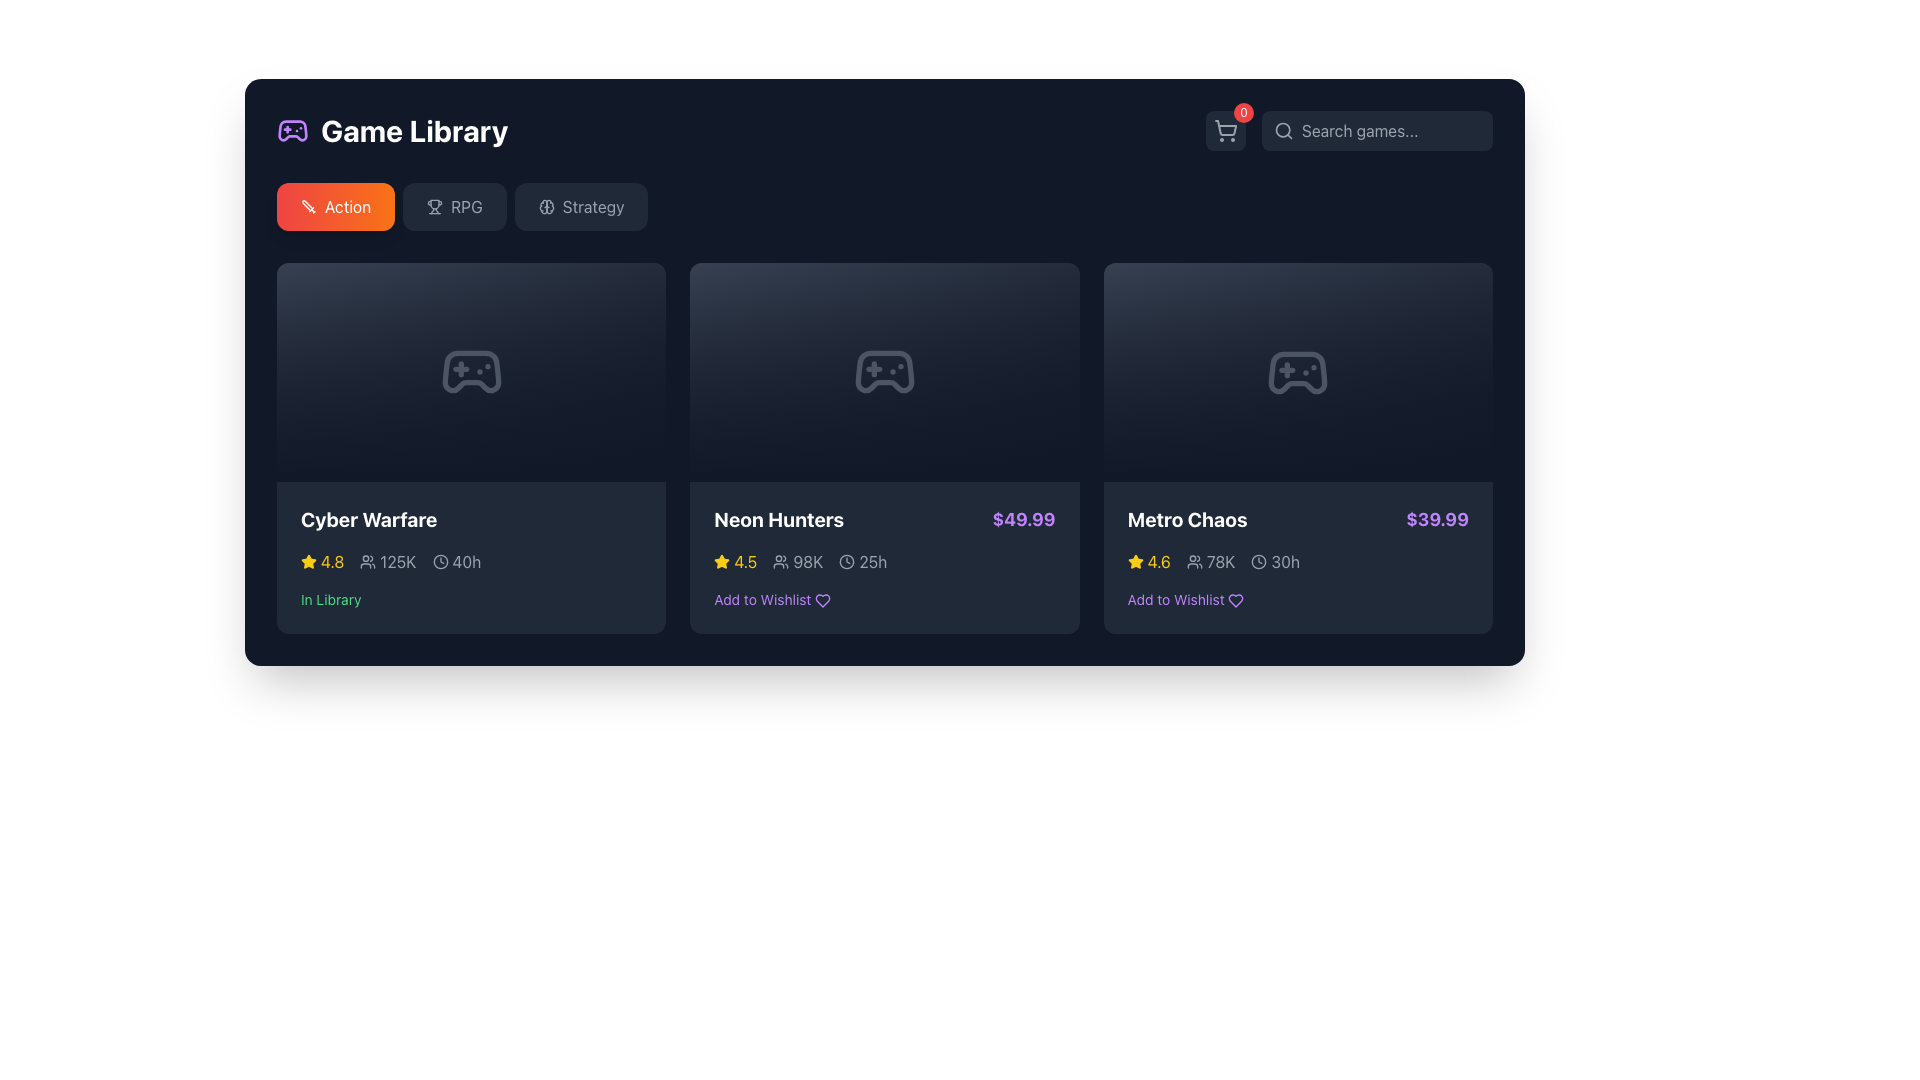 This screenshot has width=1920, height=1080. What do you see at coordinates (720, 560) in the screenshot?
I see `the yellow five-pointed star icon adjacent to the rating value to influence the rating display` at bounding box center [720, 560].